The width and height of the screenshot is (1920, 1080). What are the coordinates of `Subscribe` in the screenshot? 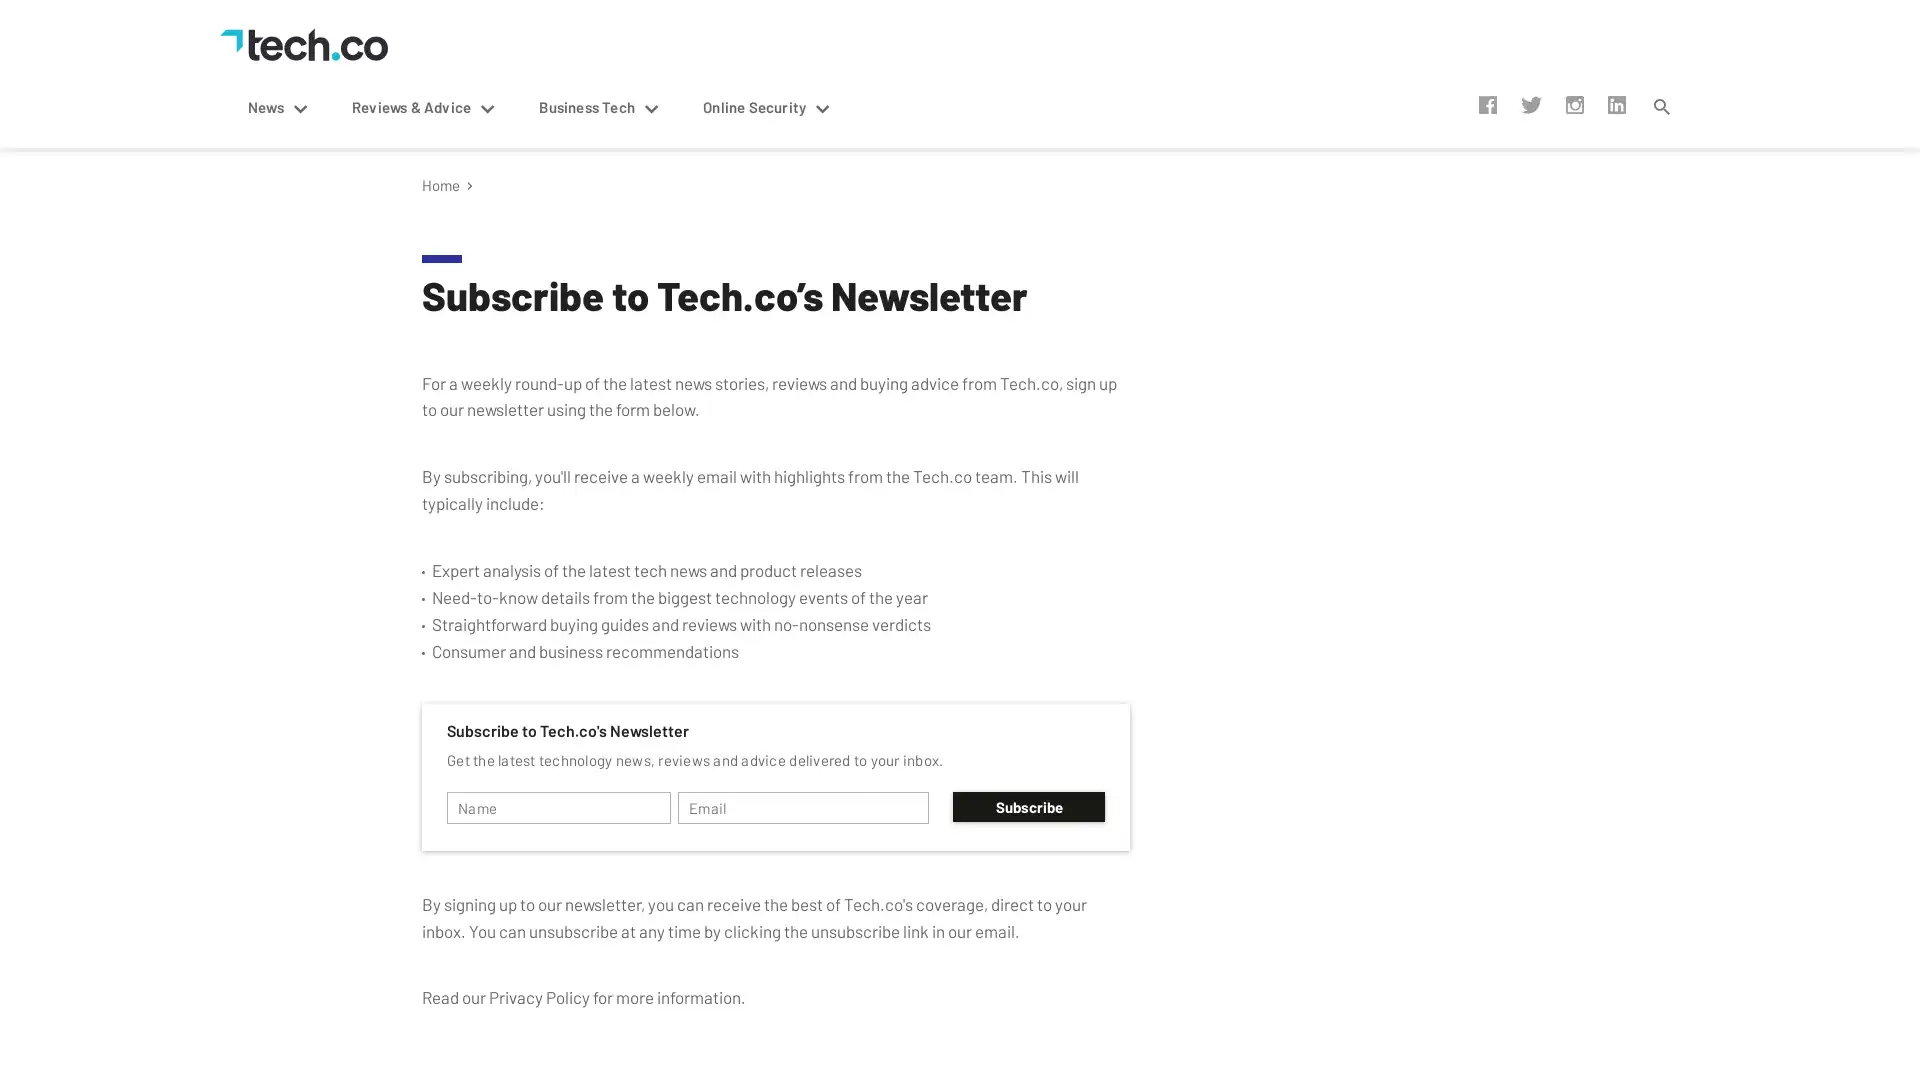 It's located at (1028, 805).